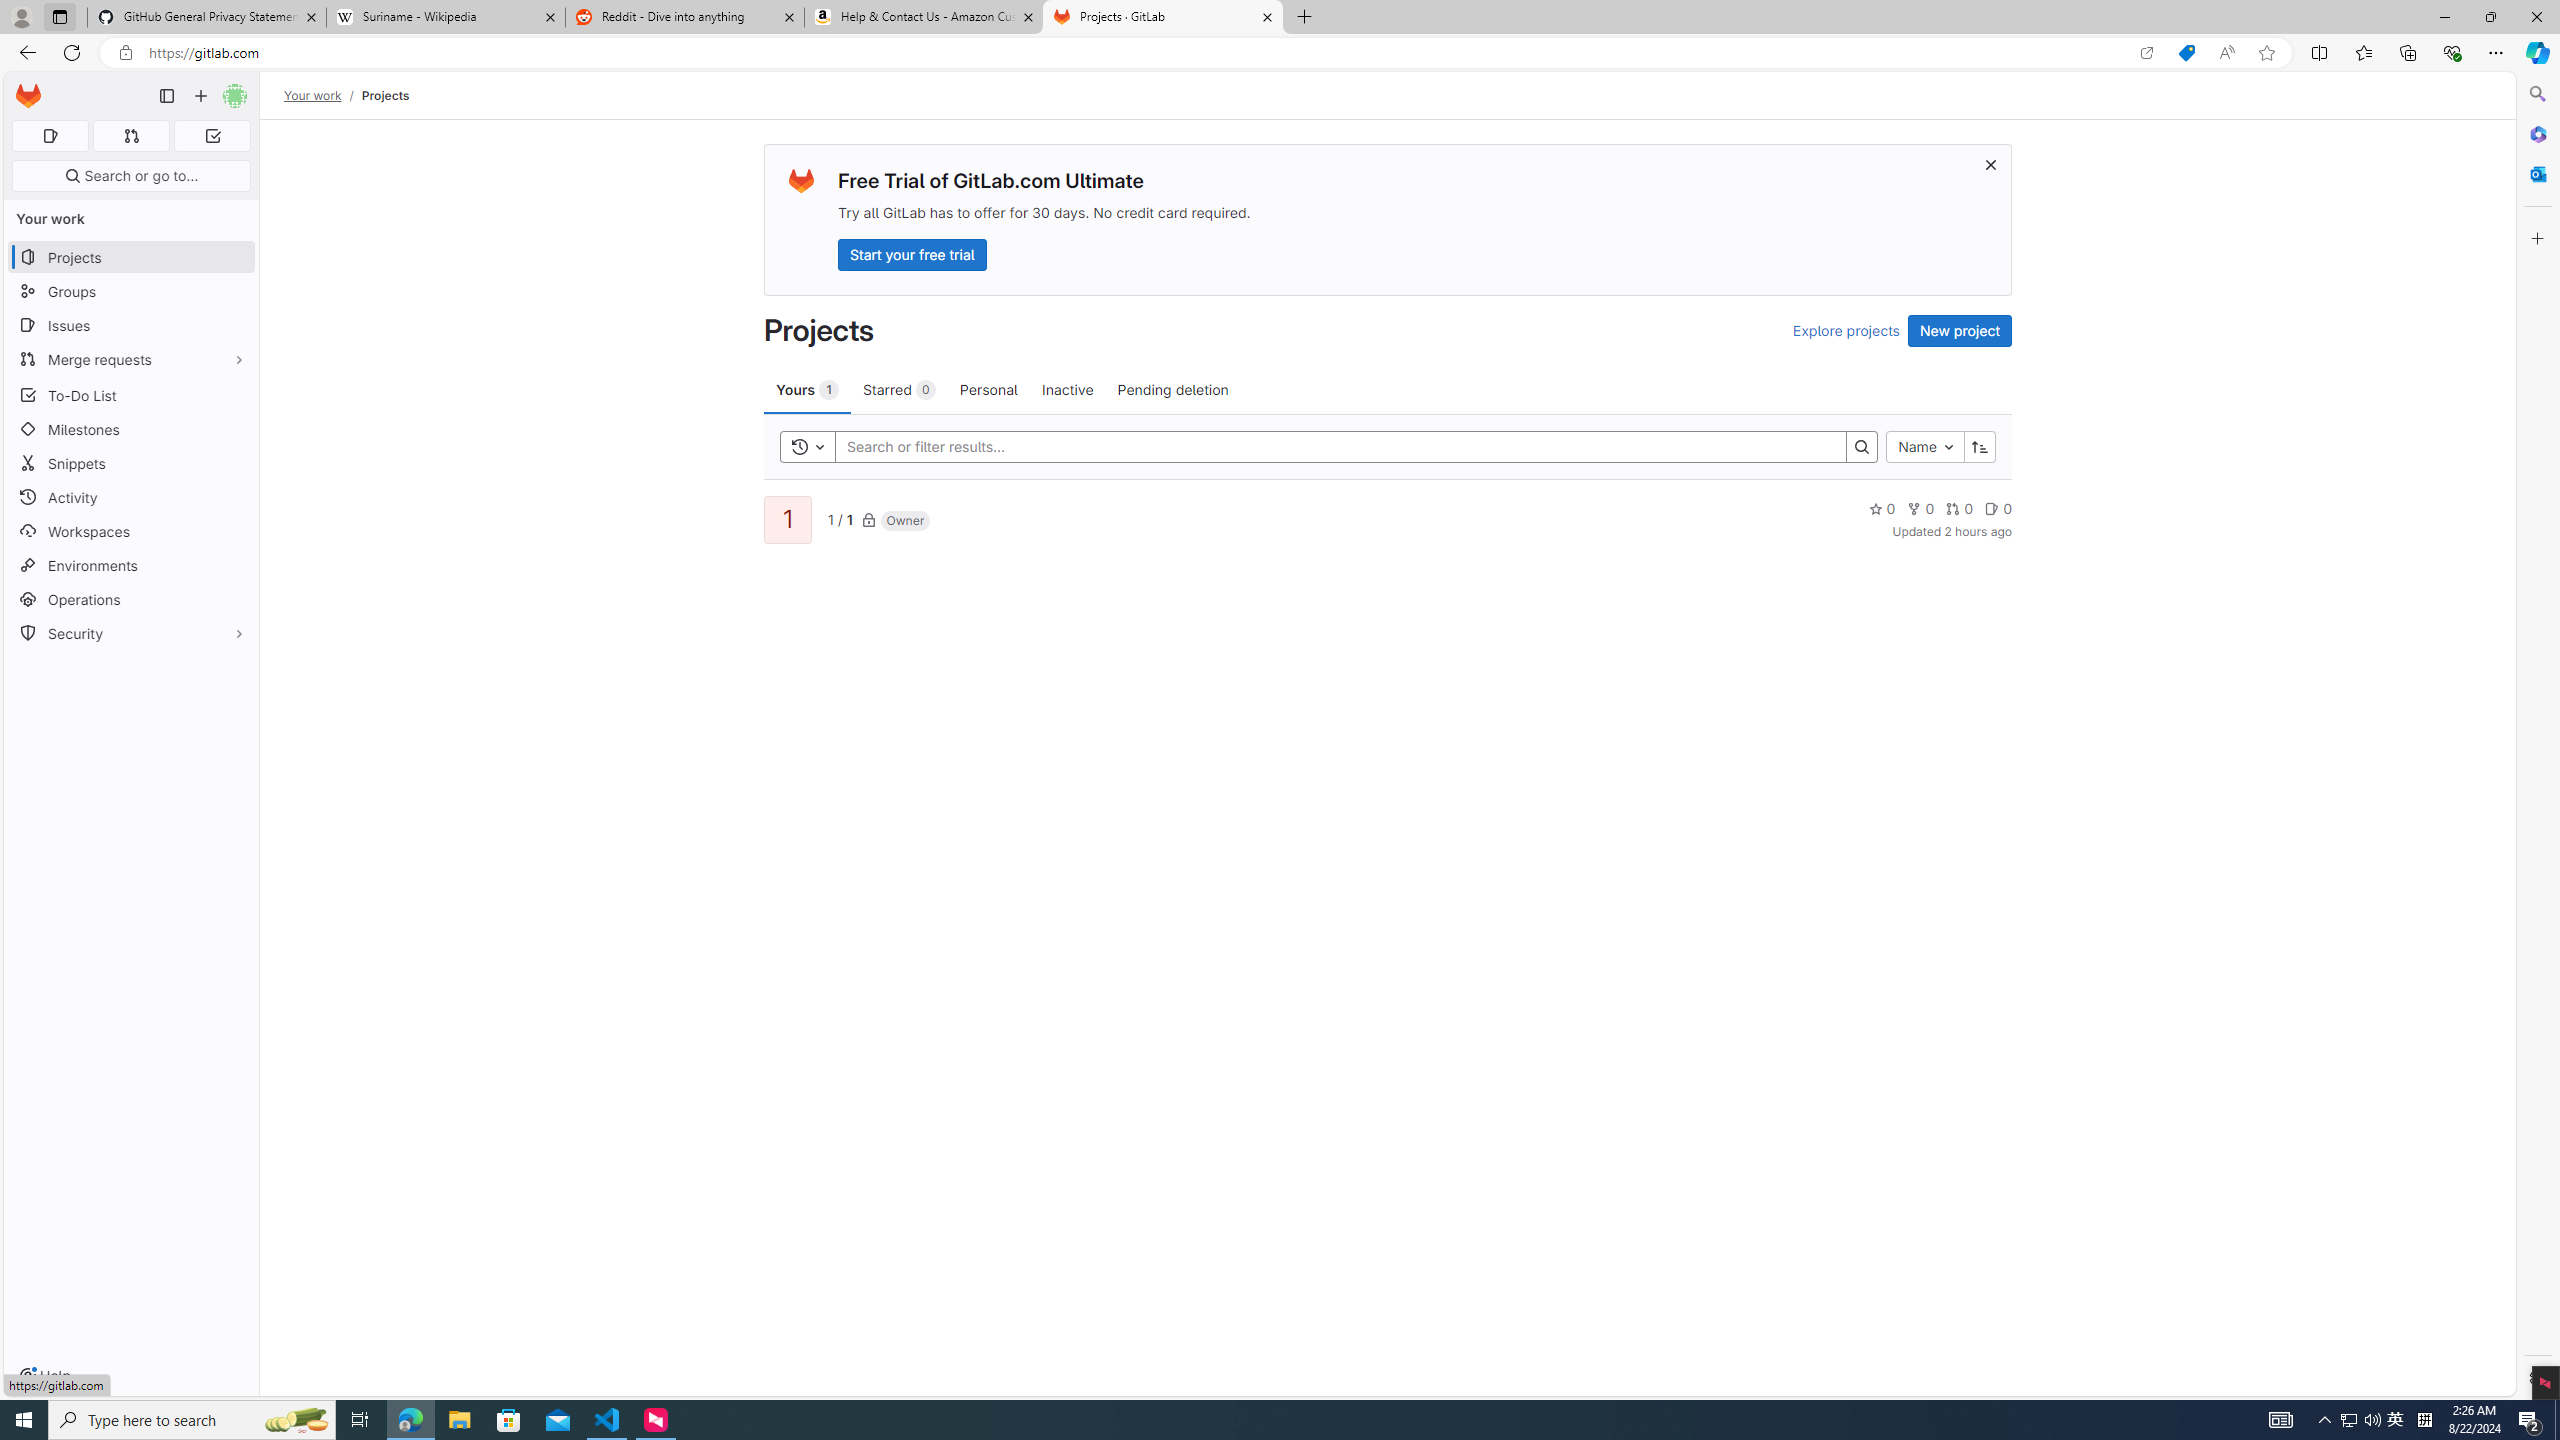 The height and width of the screenshot is (1440, 2560). What do you see at coordinates (130, 462) in the screenshot?
I see `'Snippets'` at bounding box center [130, 462].